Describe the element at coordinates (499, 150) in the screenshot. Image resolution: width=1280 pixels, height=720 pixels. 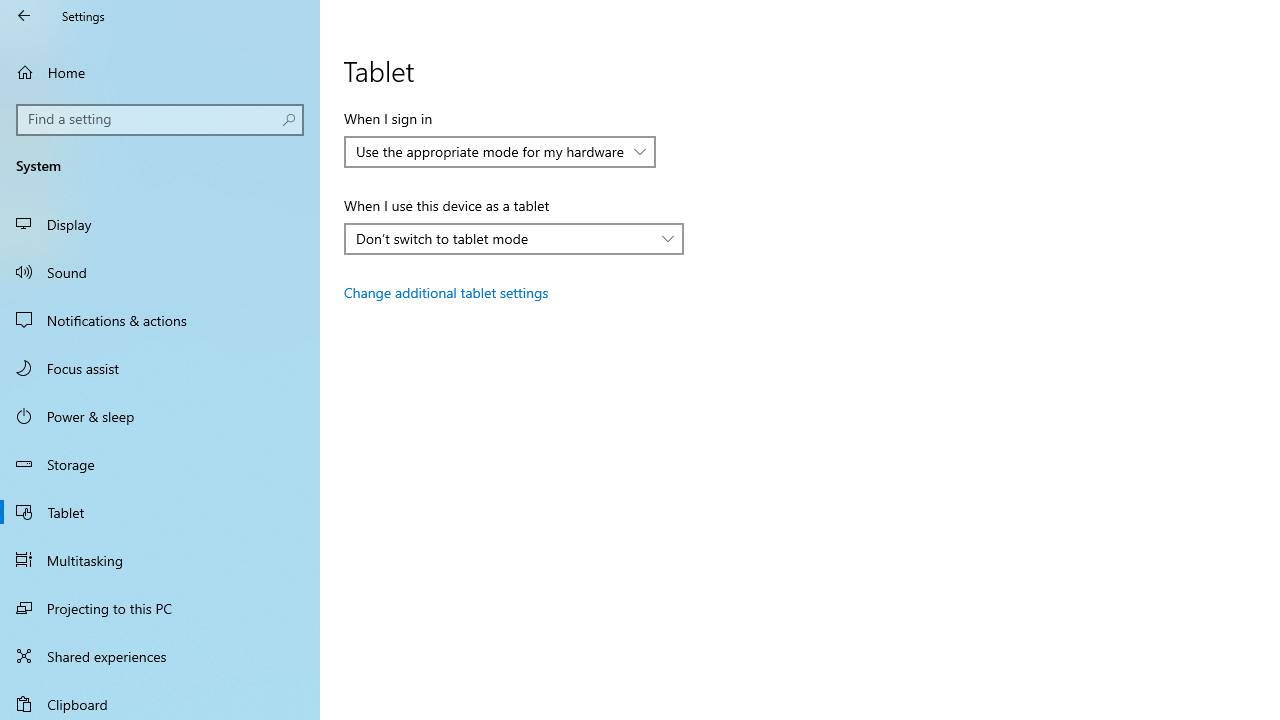
I see `'When I sign in'` at that location.